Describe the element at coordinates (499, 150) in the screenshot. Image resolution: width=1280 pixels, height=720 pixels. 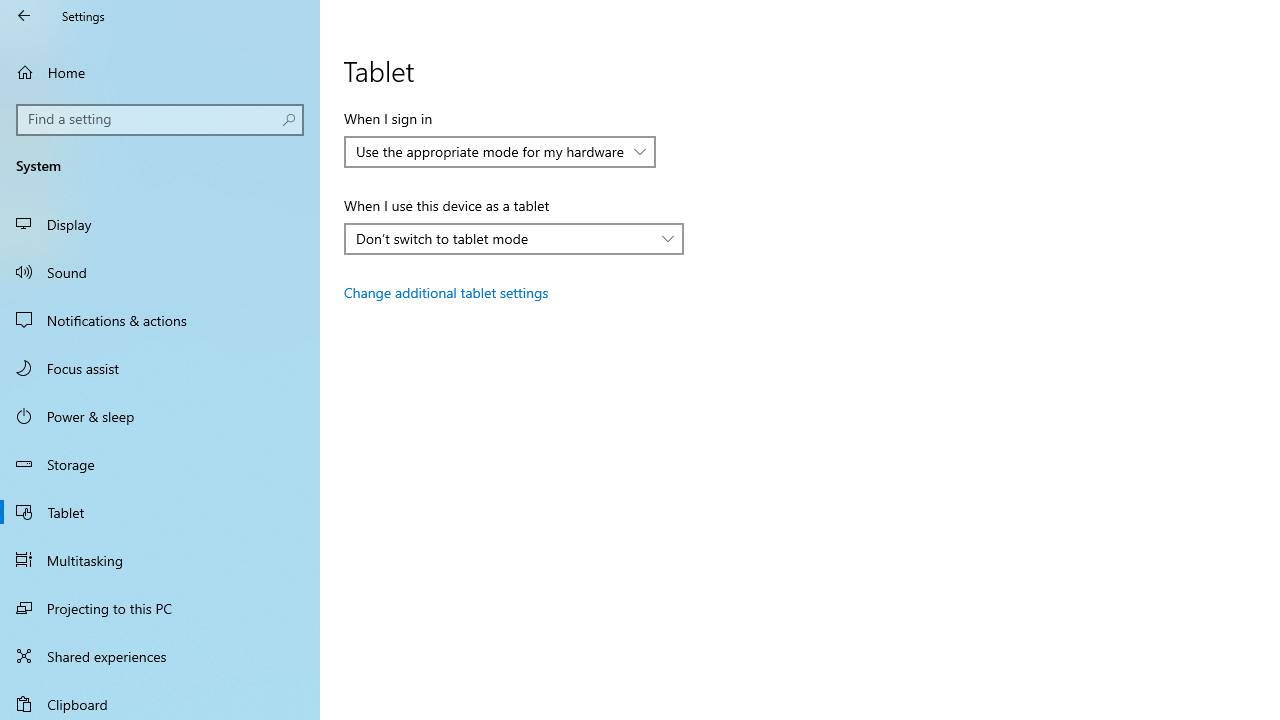
I see `'When I sign in'` at that location.